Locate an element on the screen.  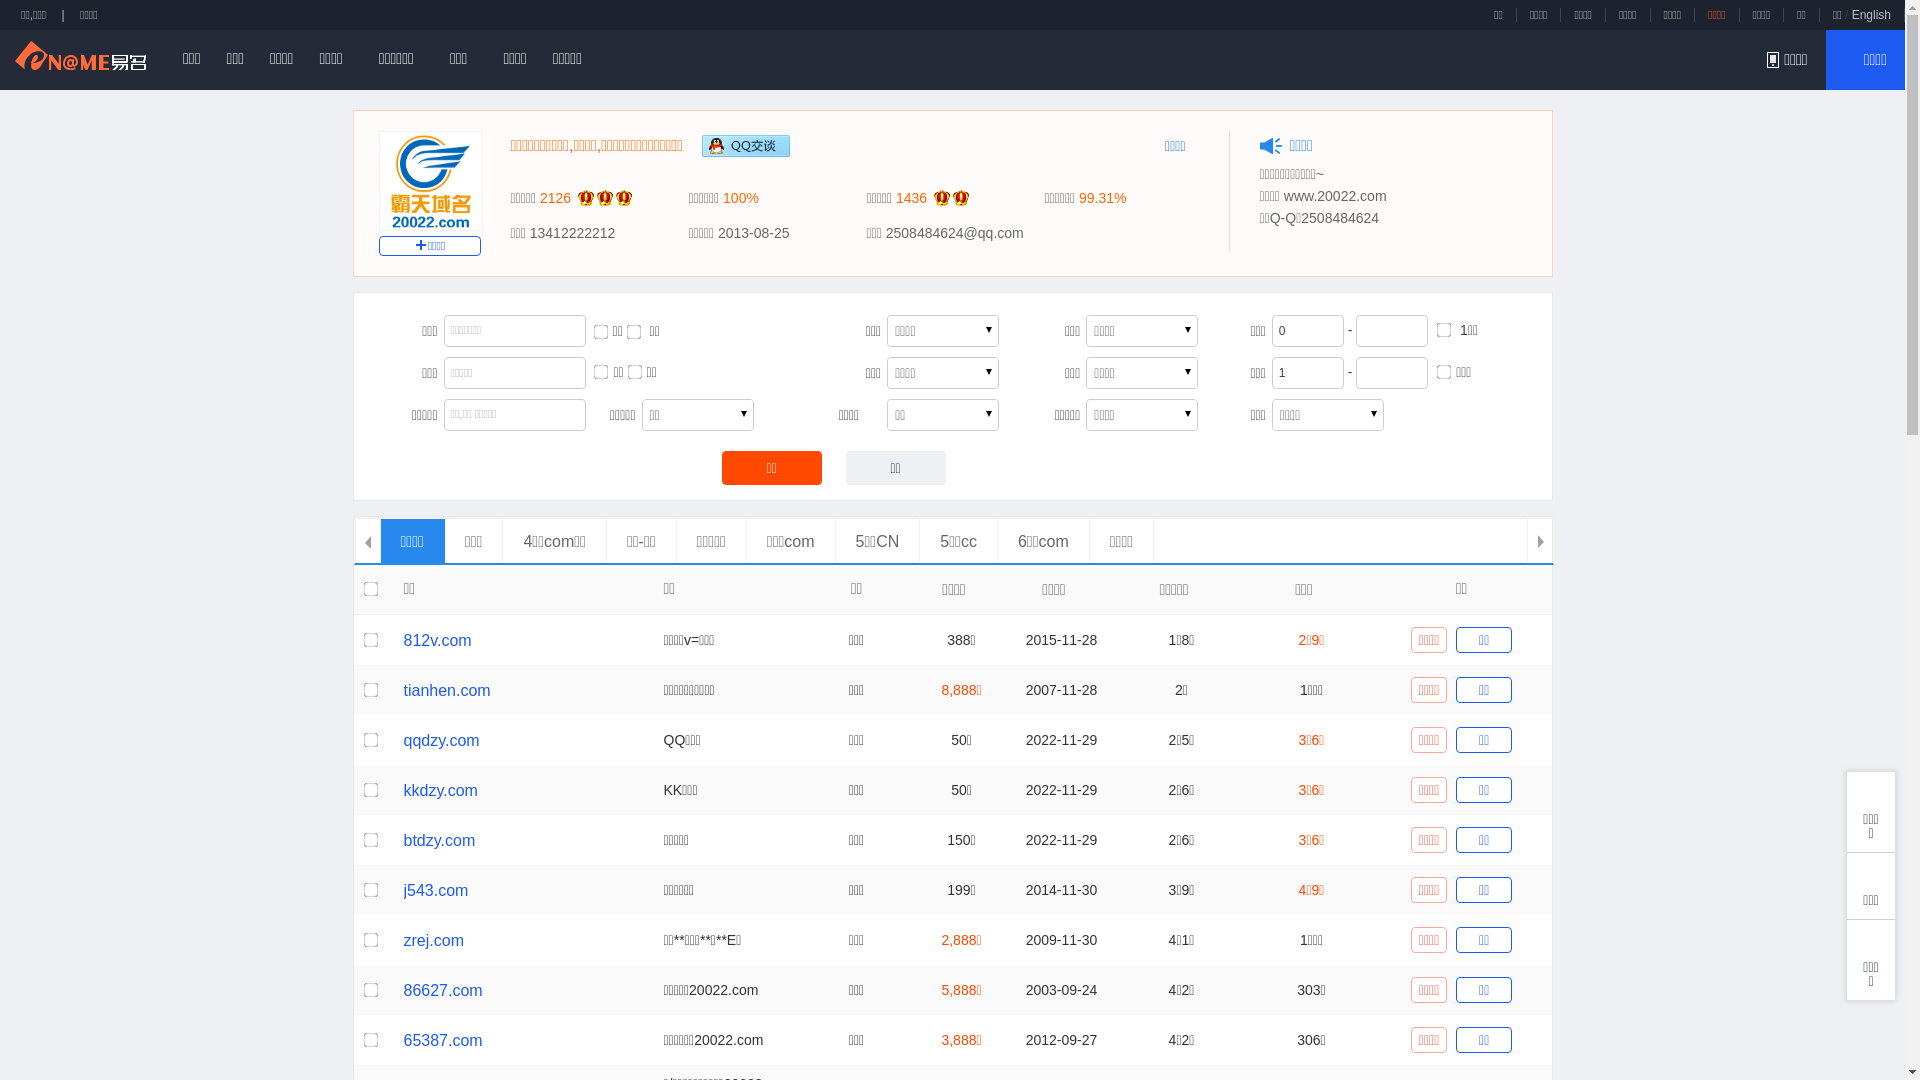
'j543.com' is located at coordinates (435, 889).